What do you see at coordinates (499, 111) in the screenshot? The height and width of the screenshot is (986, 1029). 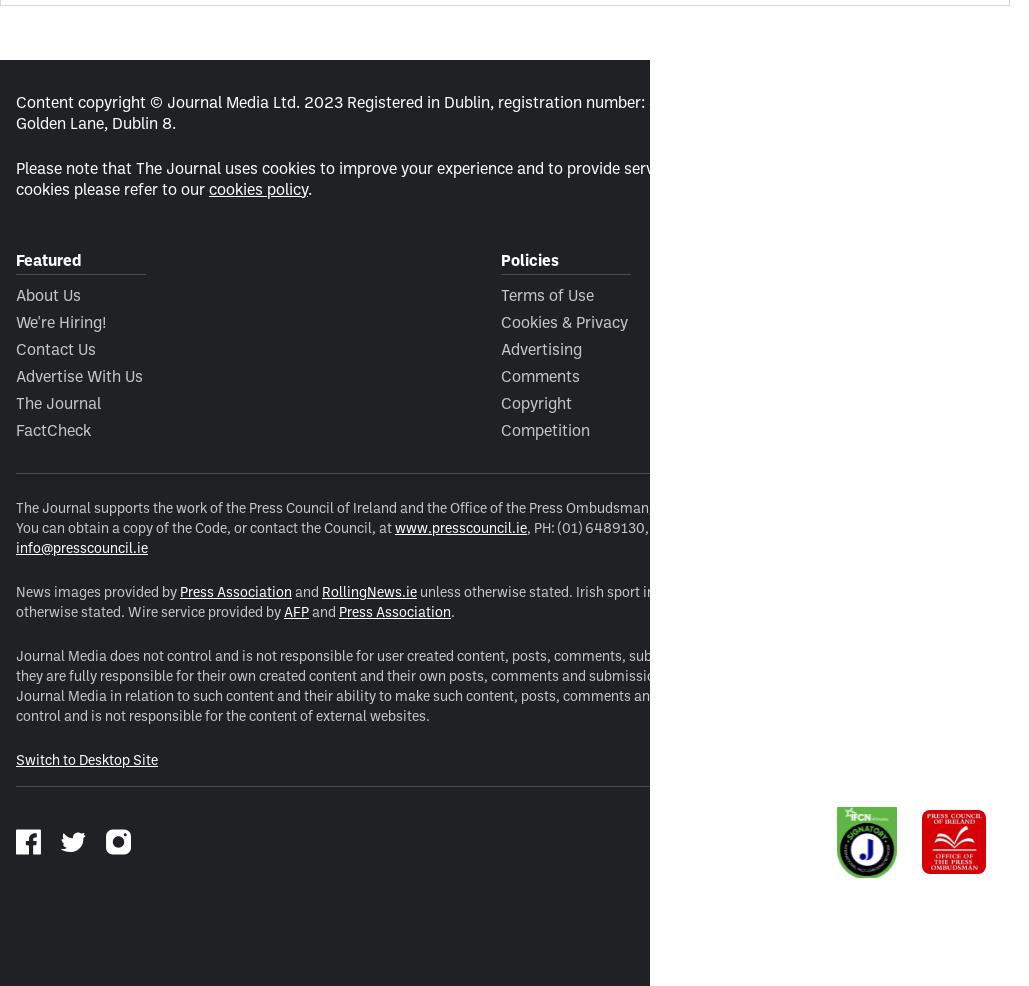 I see `'Content copyright © Journal Media Ltd. 2023 Registered in Dublin, registration number:
                    483623.
                    Registered office: 3rd floor, Latin Hall, Golden Lane, Dublin 8.'` at bounding box center [499, 111].